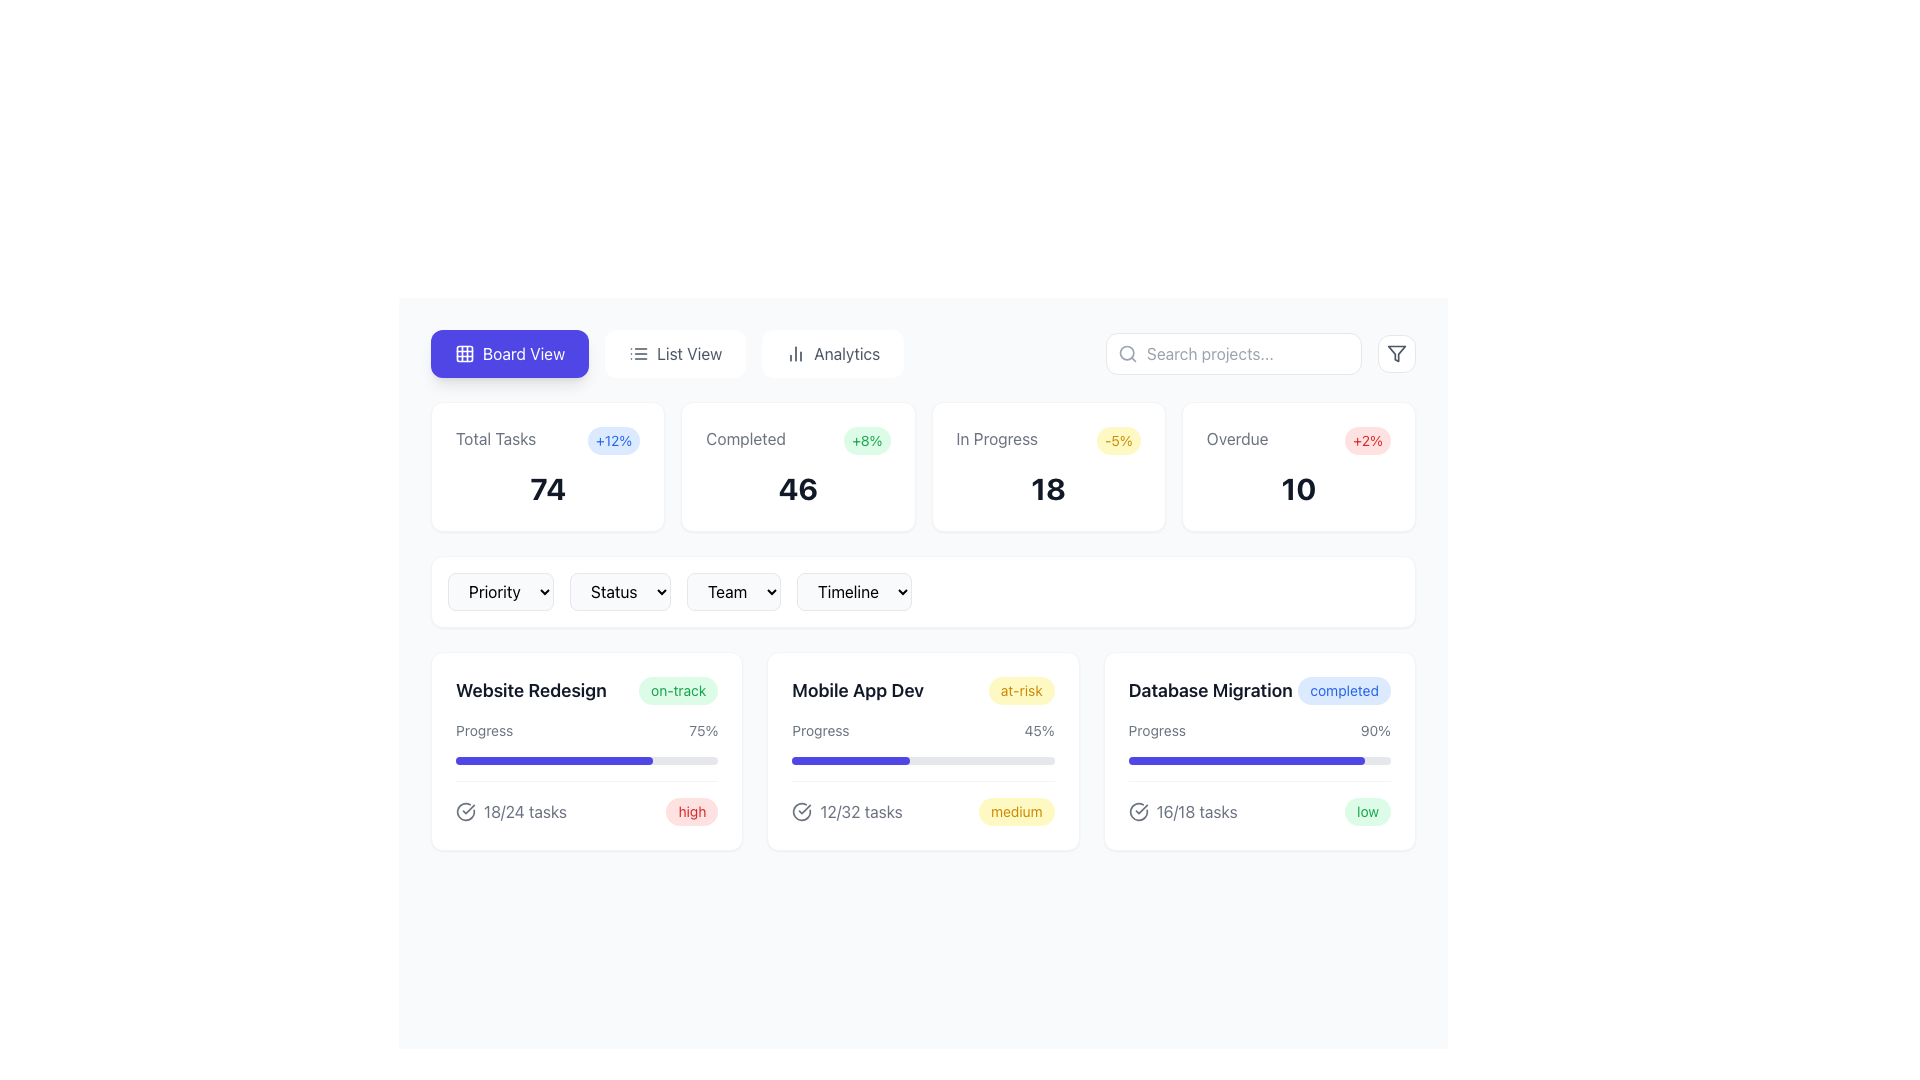 The height and width of the screenshot is (1080, 1920). Describe the element at coordinates (997, 438) in the screenshot. I see `the informational text label indicating the status 'In Progress' within the upper dashboard summary row` at that location.